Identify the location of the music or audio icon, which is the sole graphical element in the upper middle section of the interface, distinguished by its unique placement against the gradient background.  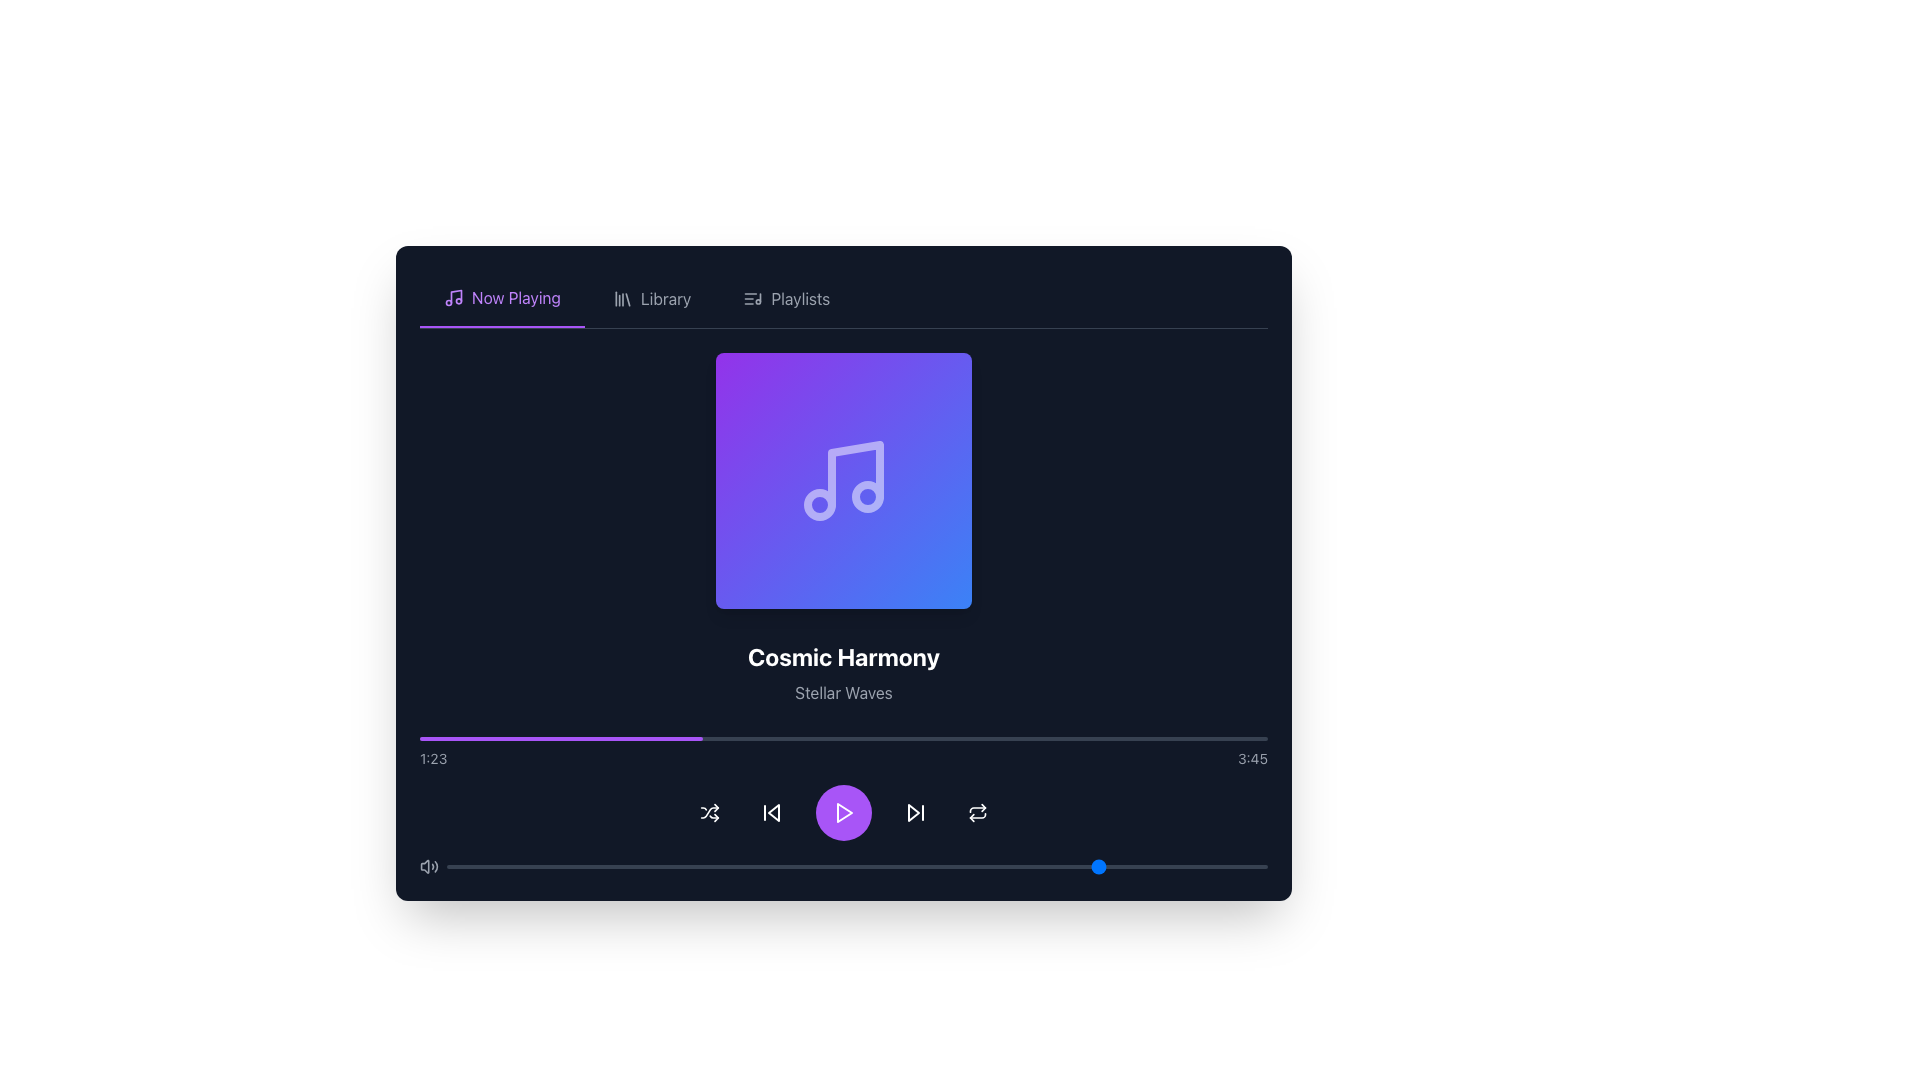
(844, 481).